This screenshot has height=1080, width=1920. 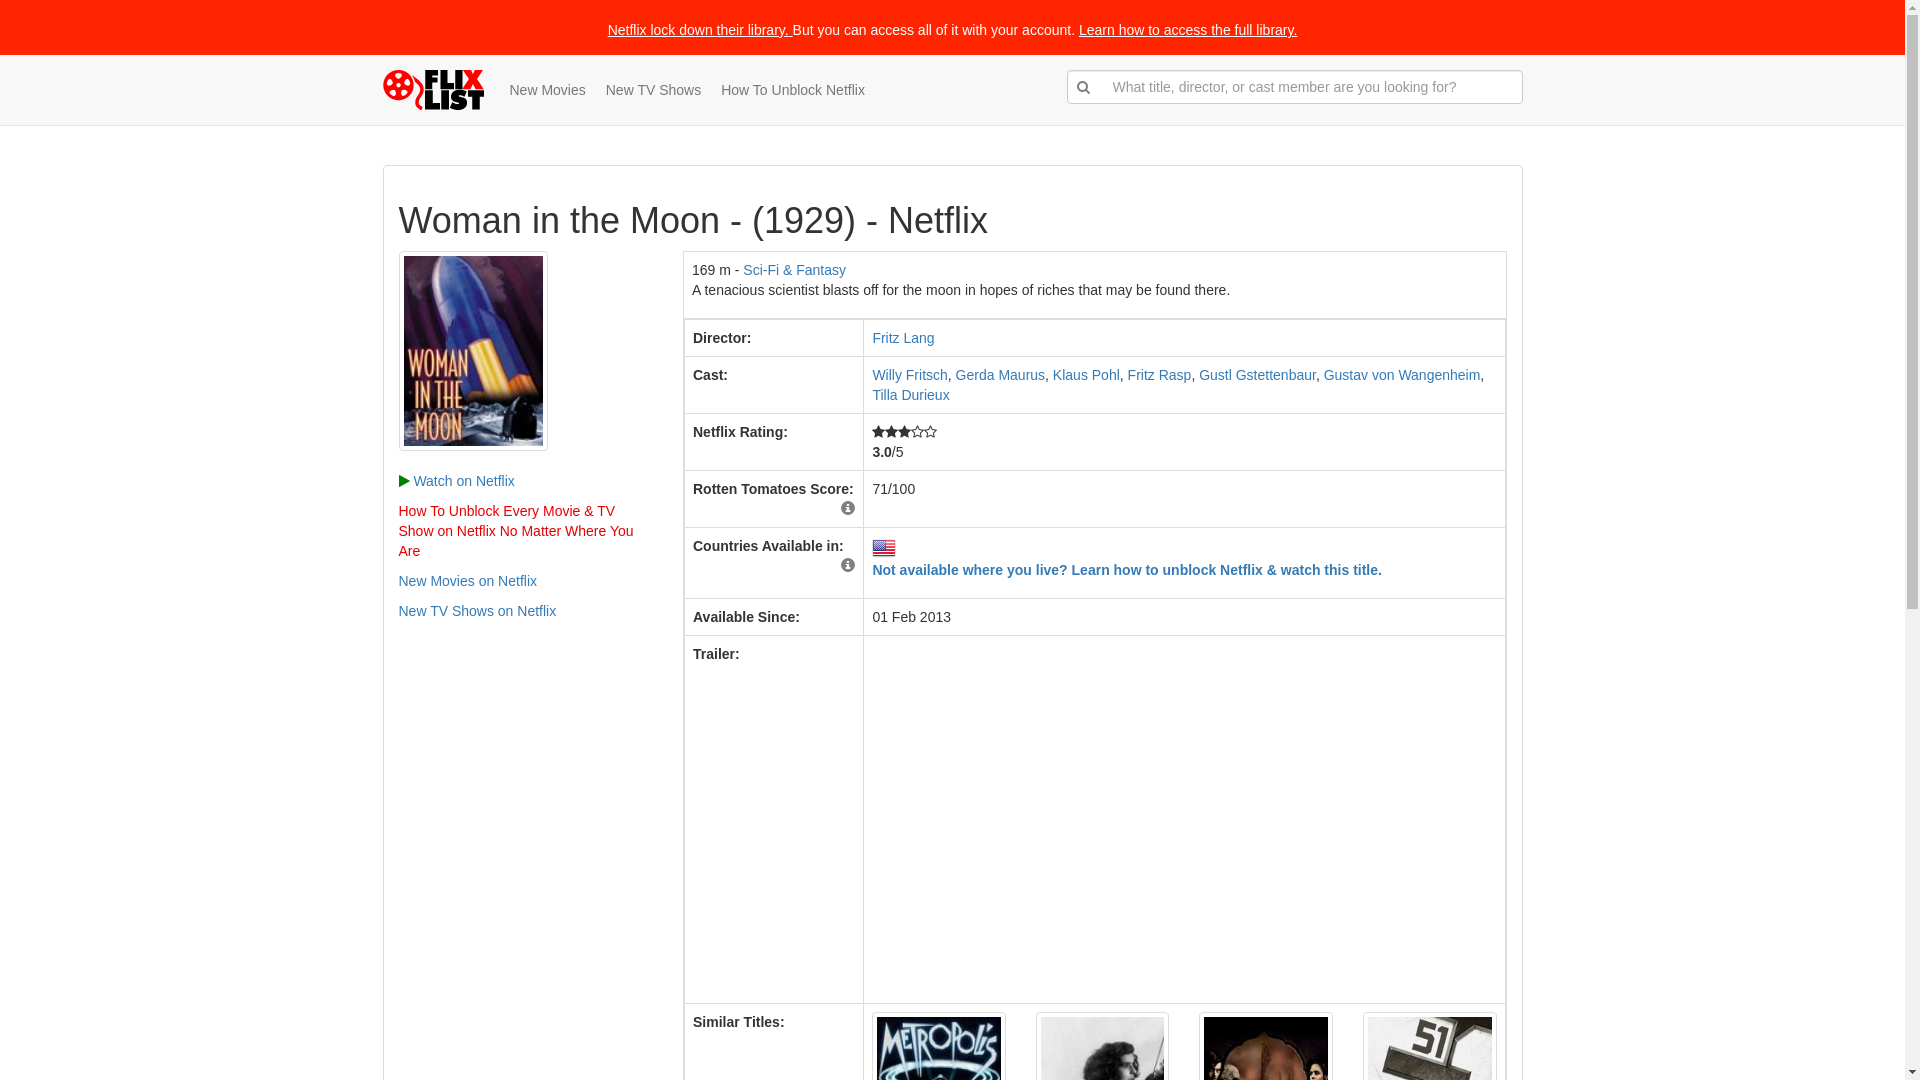 I want to click on 'Fritz Lang', so click(x=901, y=337).